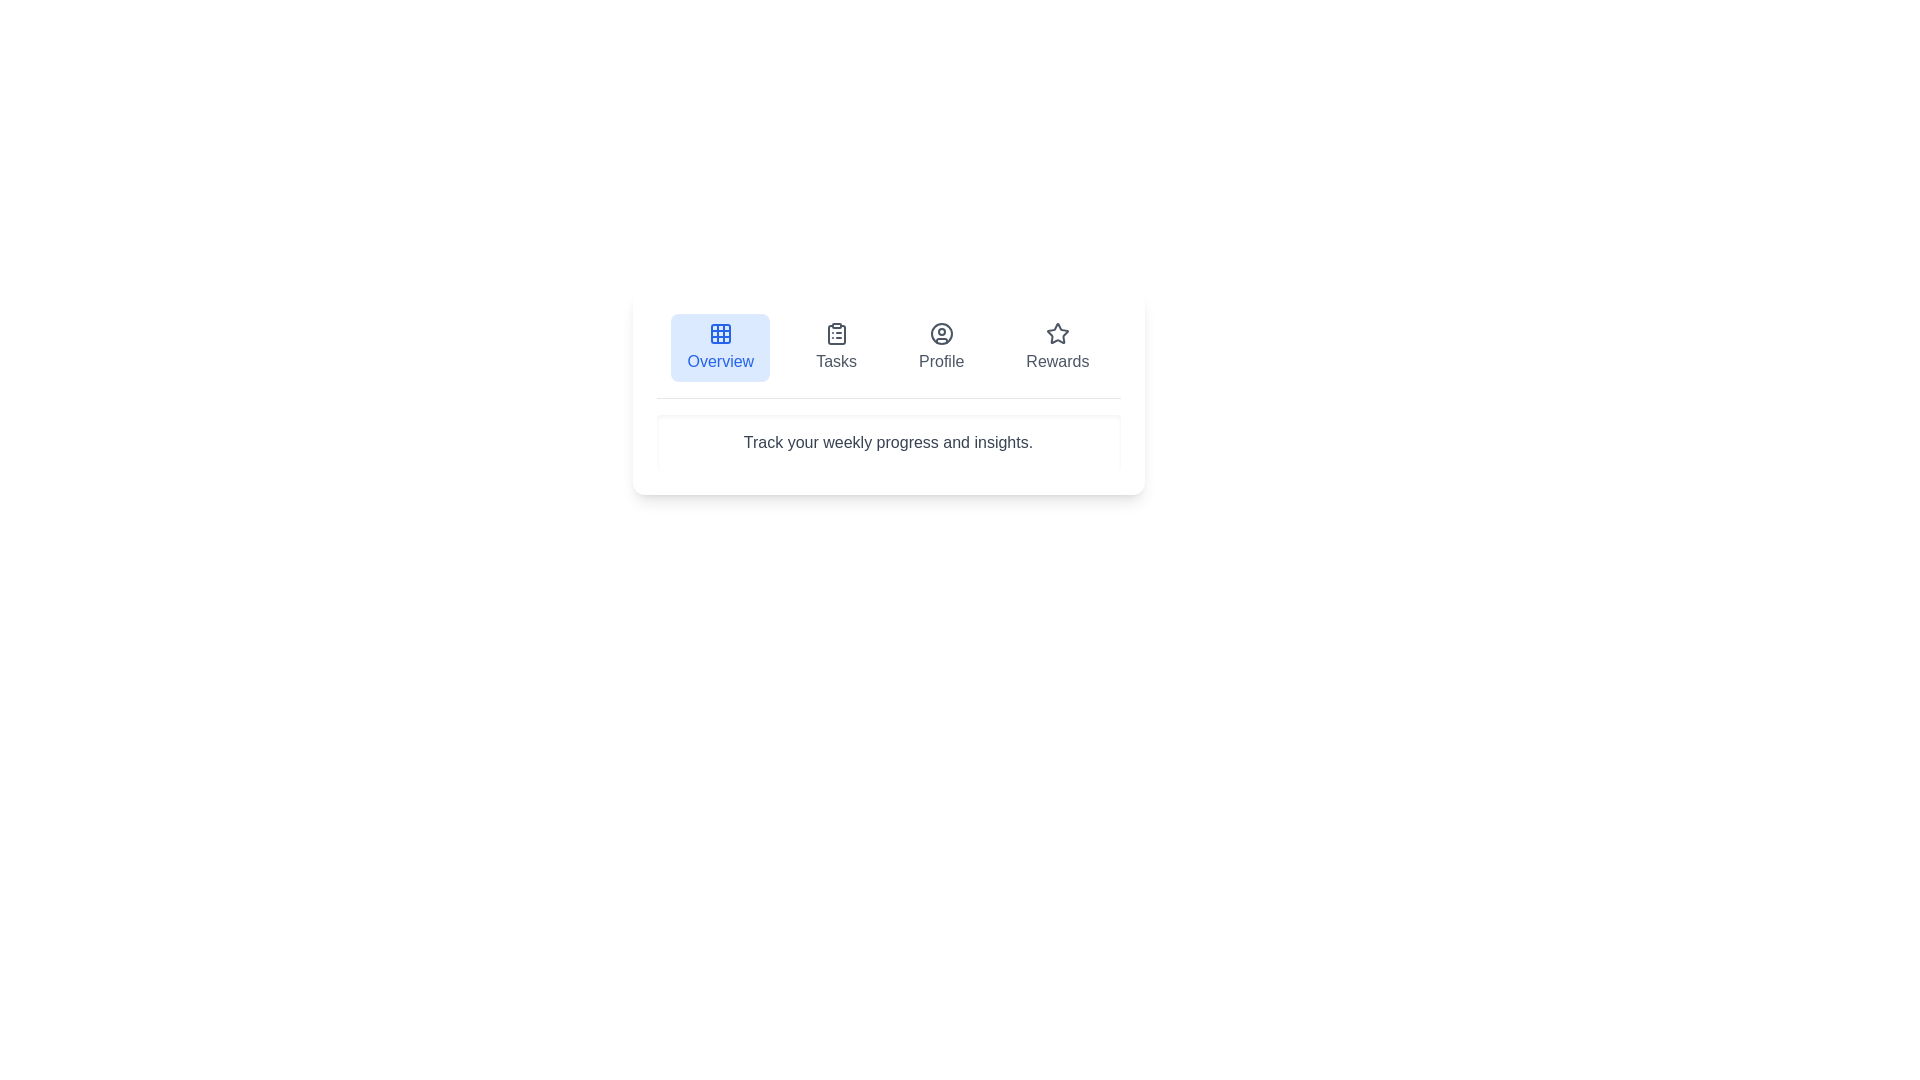 This screenshot has height=1080, width=1920. I want to click on the star-shaped icon located in the 'Rewards' section of the navigation toolbar, positioned above the 'Rewards' label text, so click(1056, 333).